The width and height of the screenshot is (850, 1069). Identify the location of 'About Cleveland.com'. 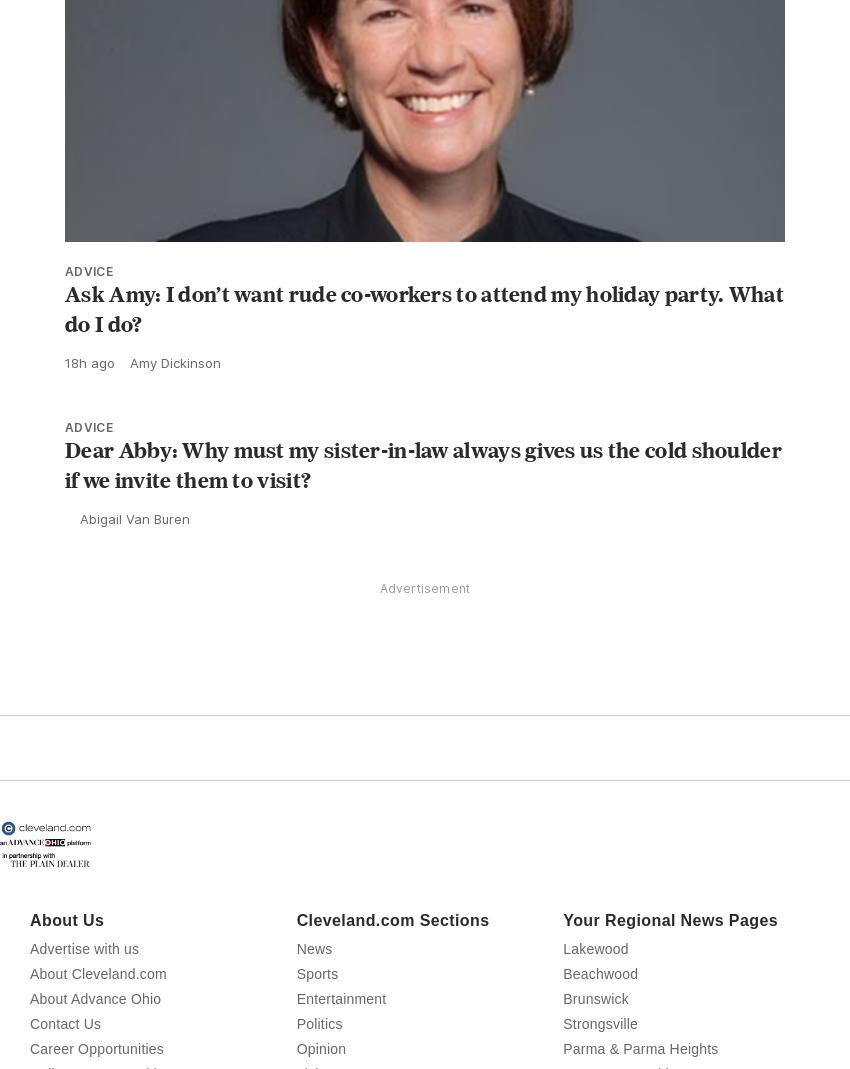
(97, 1018).